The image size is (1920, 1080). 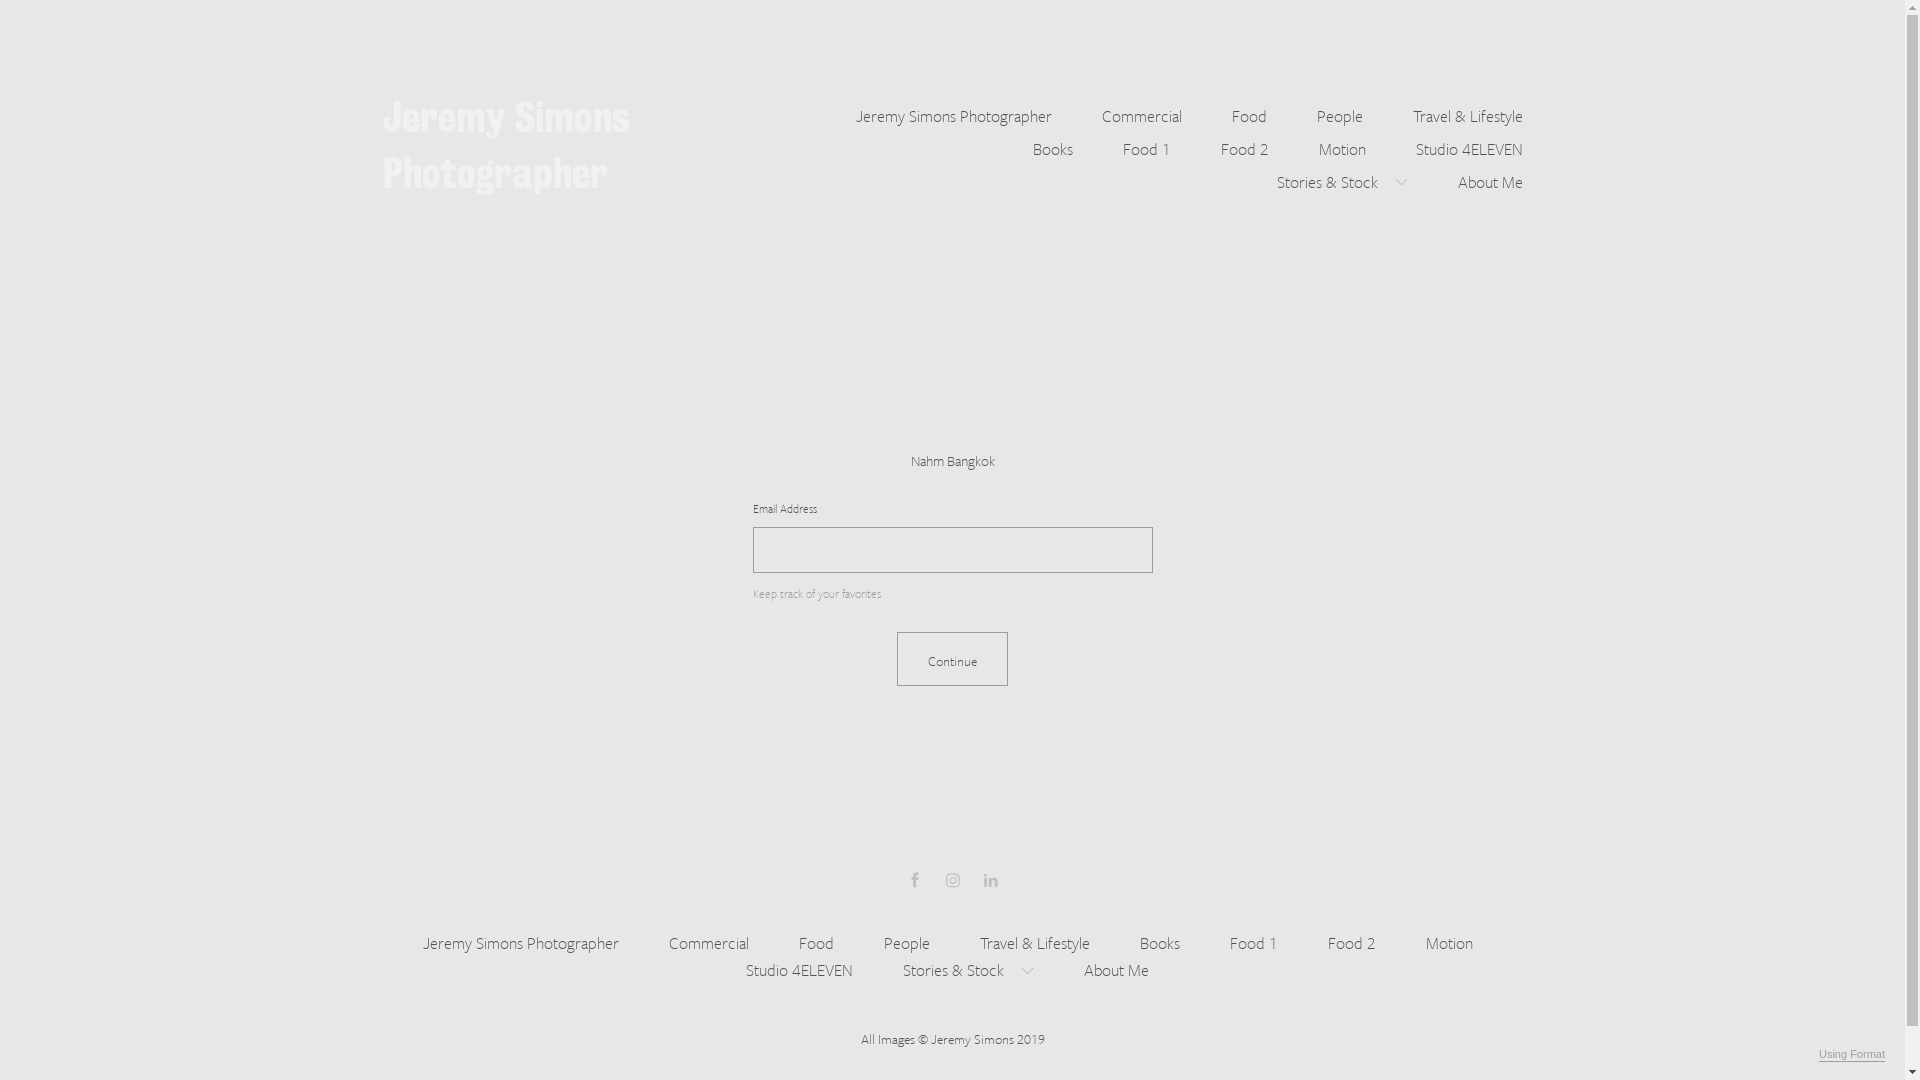 What do you see at coordinates (1352, 940) in the screenshot?
I see `'Food 2'` at bounding box center [1352, 940].